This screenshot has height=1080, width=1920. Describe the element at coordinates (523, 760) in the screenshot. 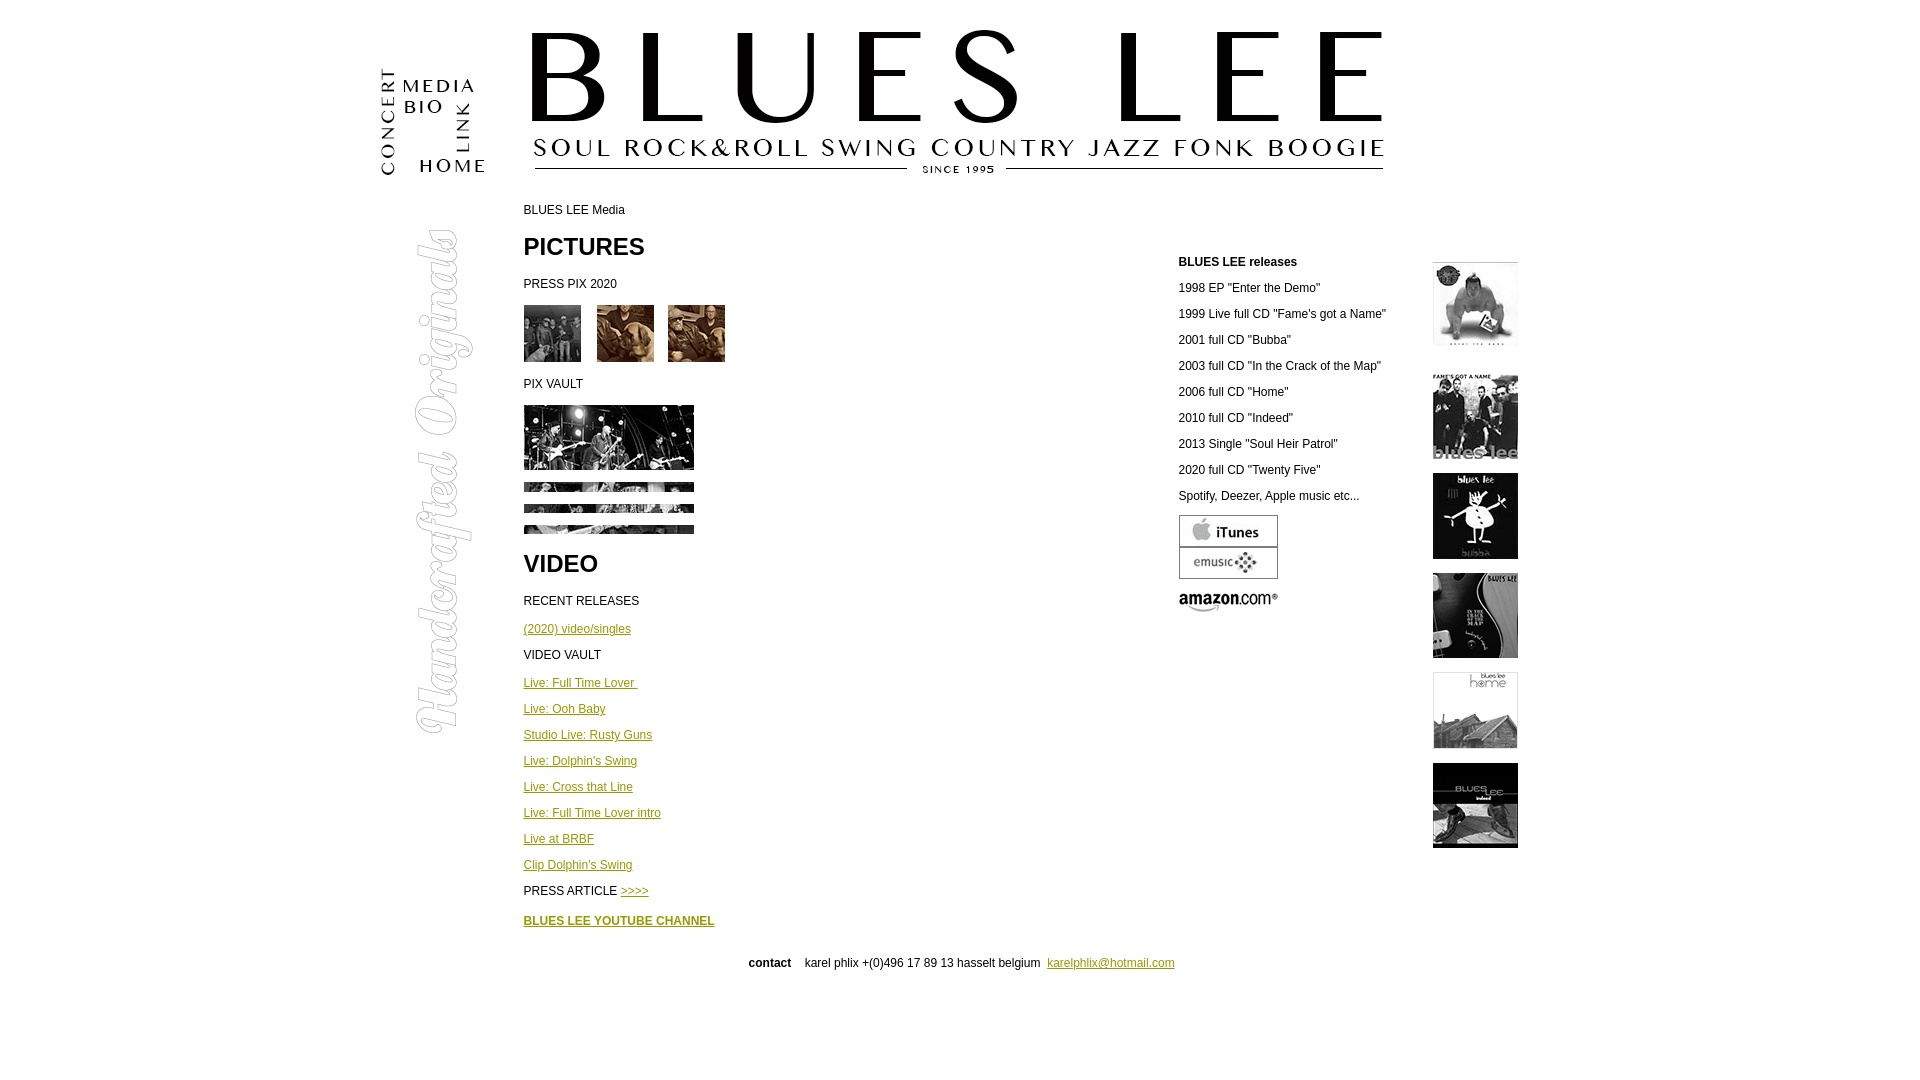

I see `'Live: Dolphin's Swing'` at that location.